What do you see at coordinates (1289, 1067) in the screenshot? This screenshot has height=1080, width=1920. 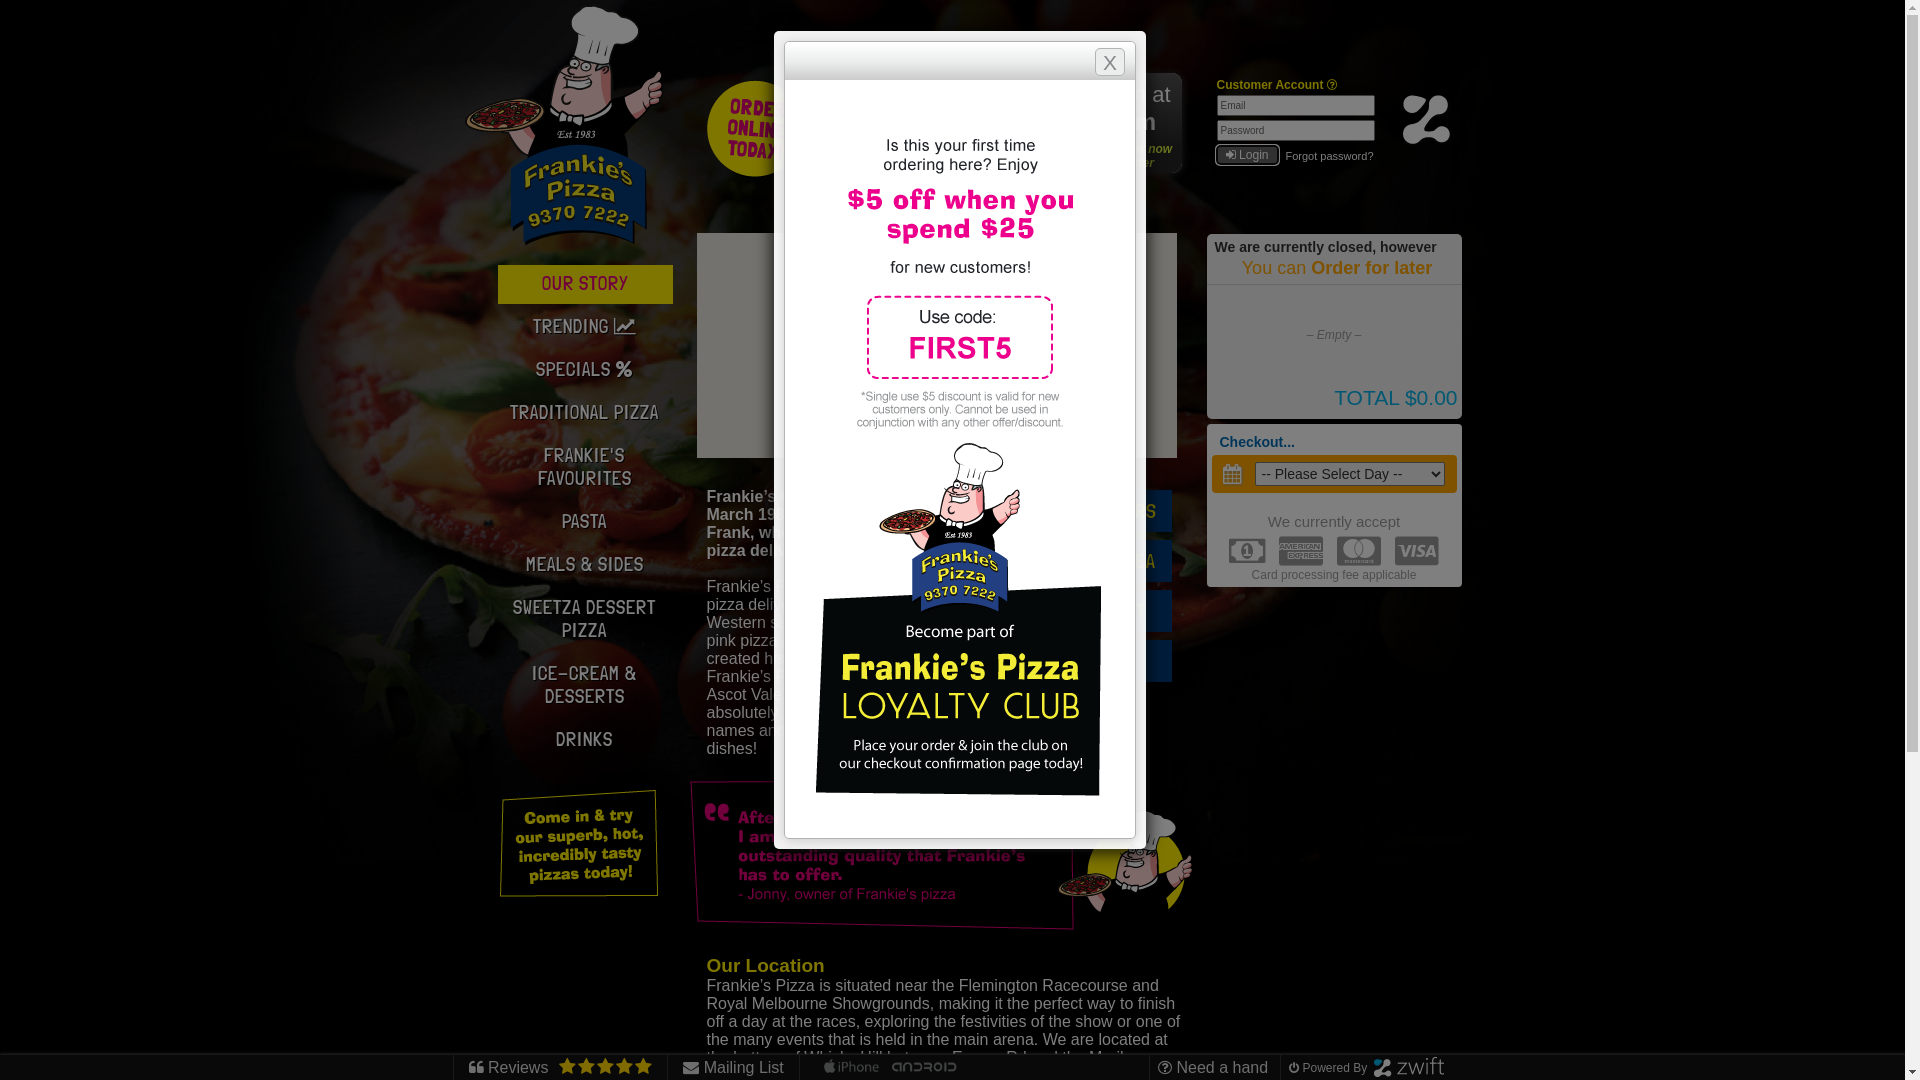 I see `'Powered By'` at bounding box center [1289, 1067].